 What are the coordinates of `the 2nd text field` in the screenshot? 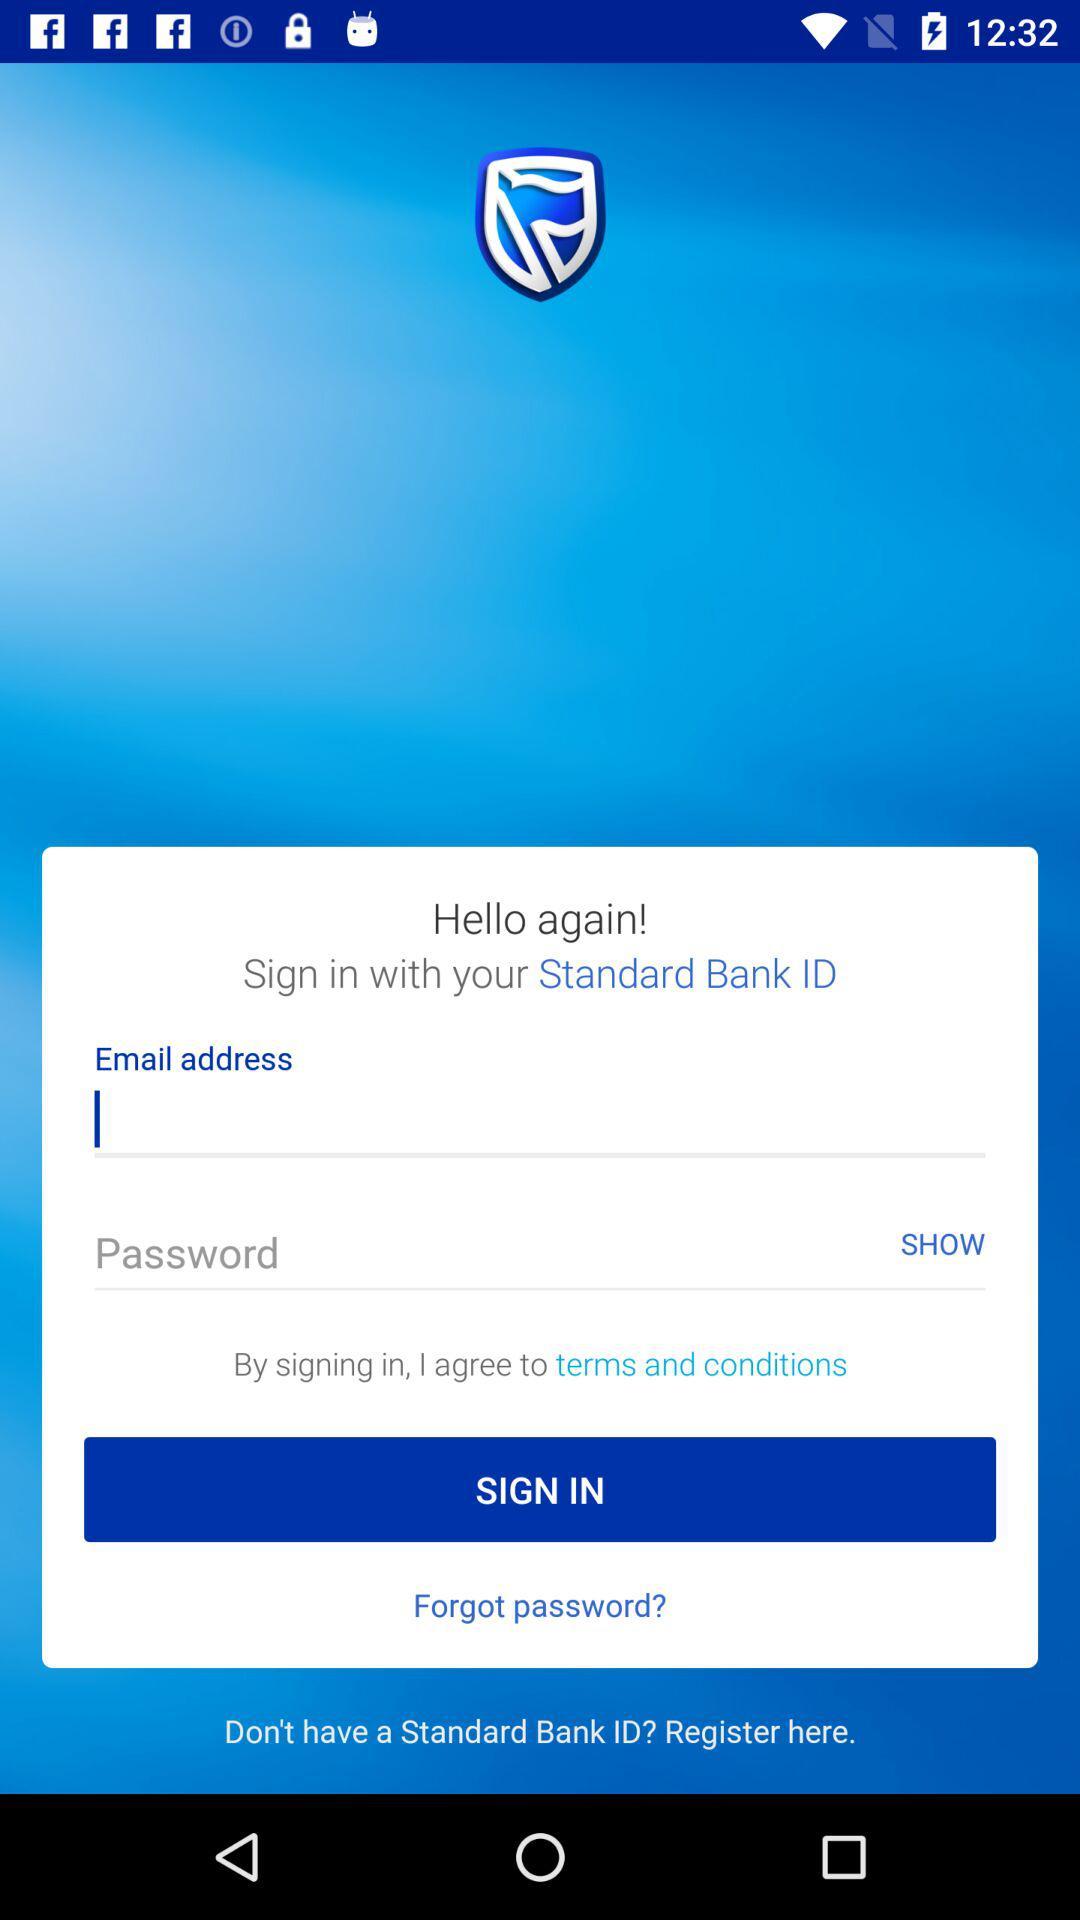 It's located at (540, 1242).